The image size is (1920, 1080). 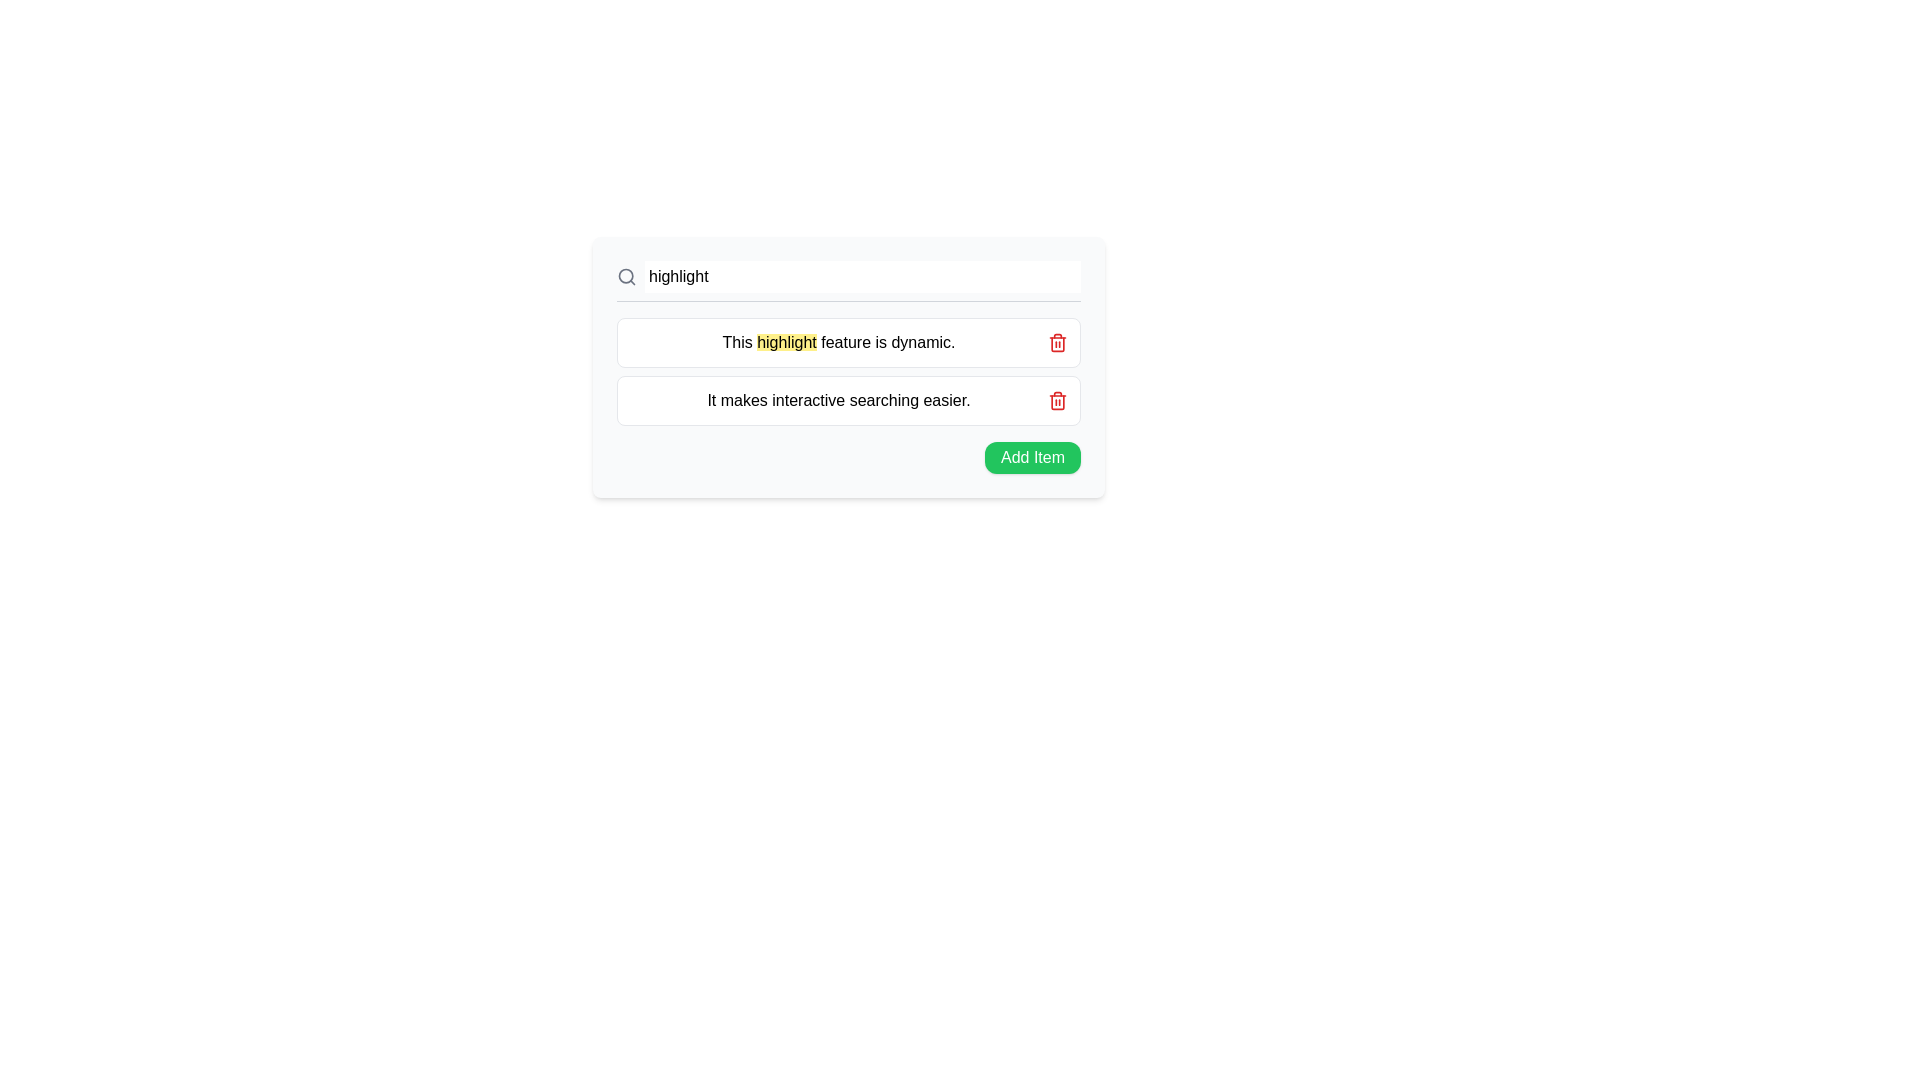 I want to click on the delete button located at the far right edge of the row containing the text 'This highlight feature is dynamic.', so click(x=1056, y=342).